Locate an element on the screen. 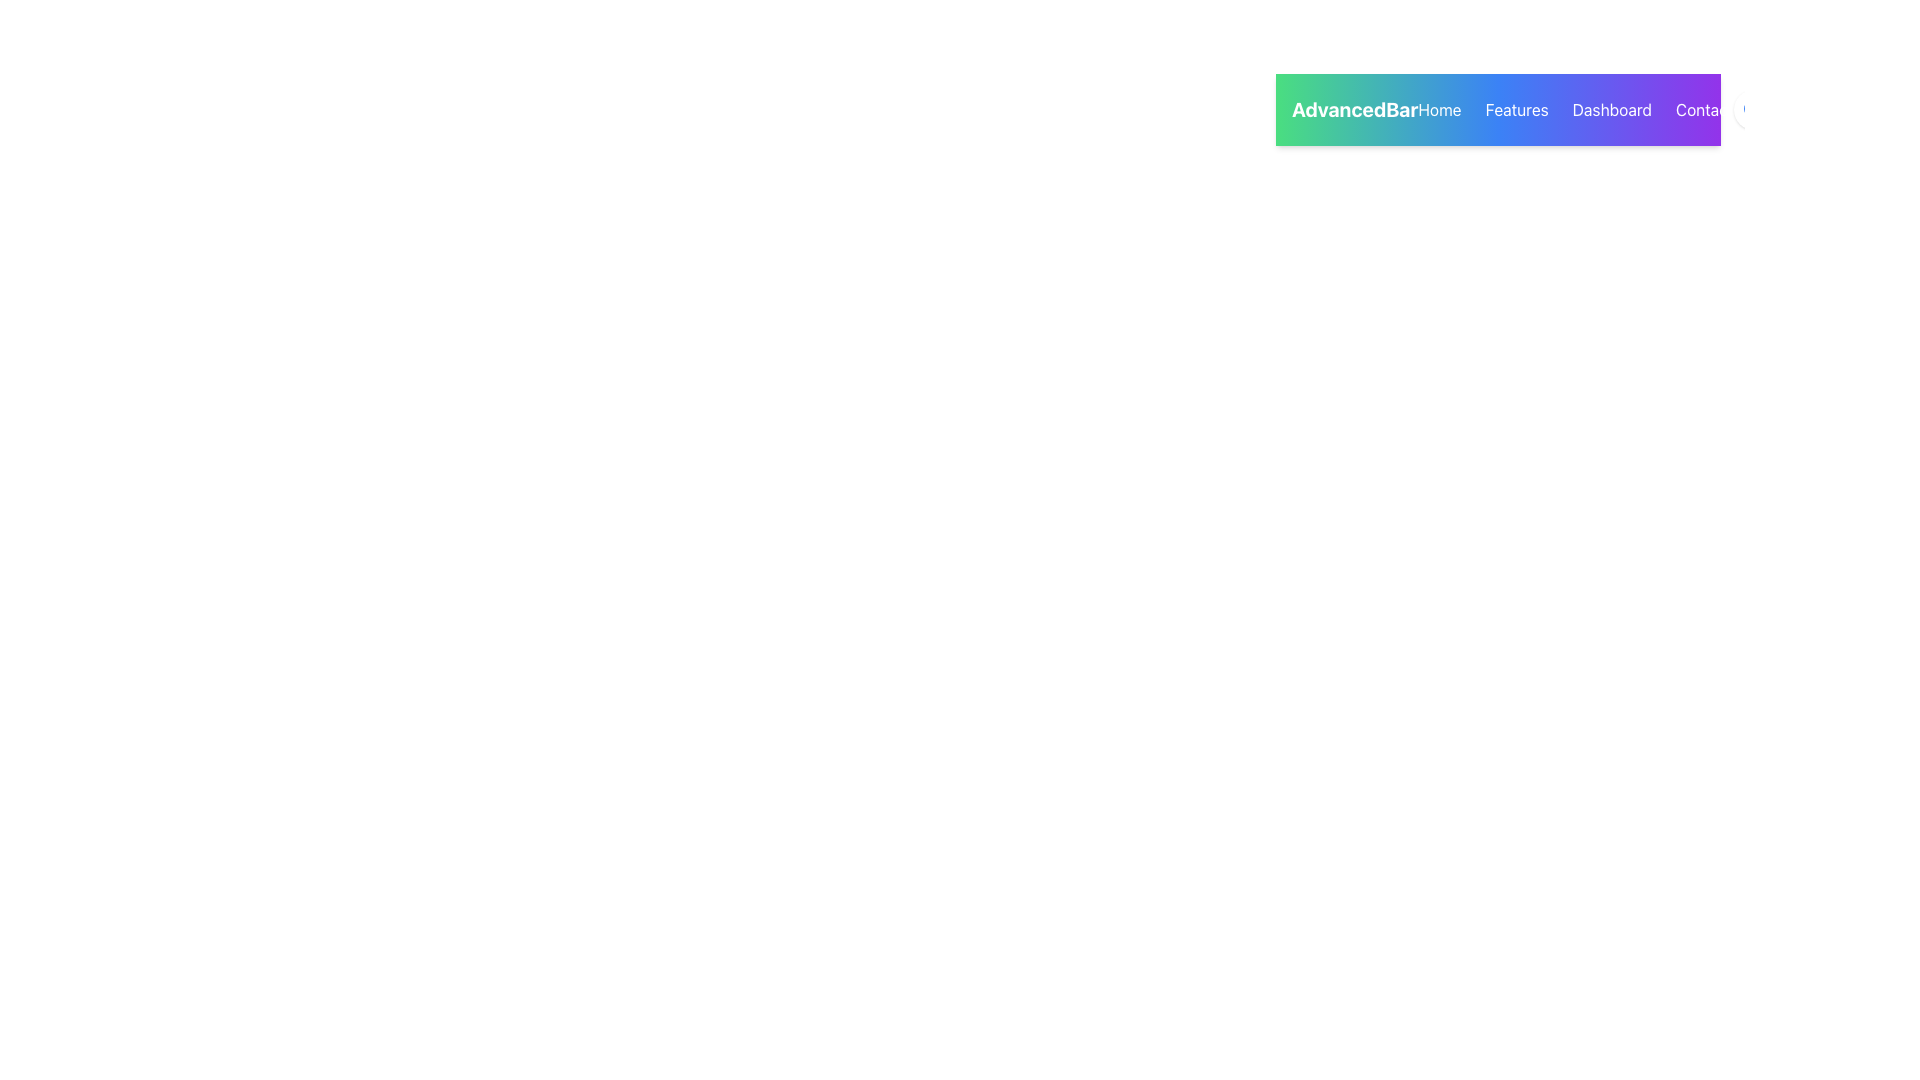 The width and height of the screenshot is (1920, 1080). the circular button with a white background and a blue magnifying glass icon located in the top-right corner for accessibility navigation is located at coordinates (1752, 110).